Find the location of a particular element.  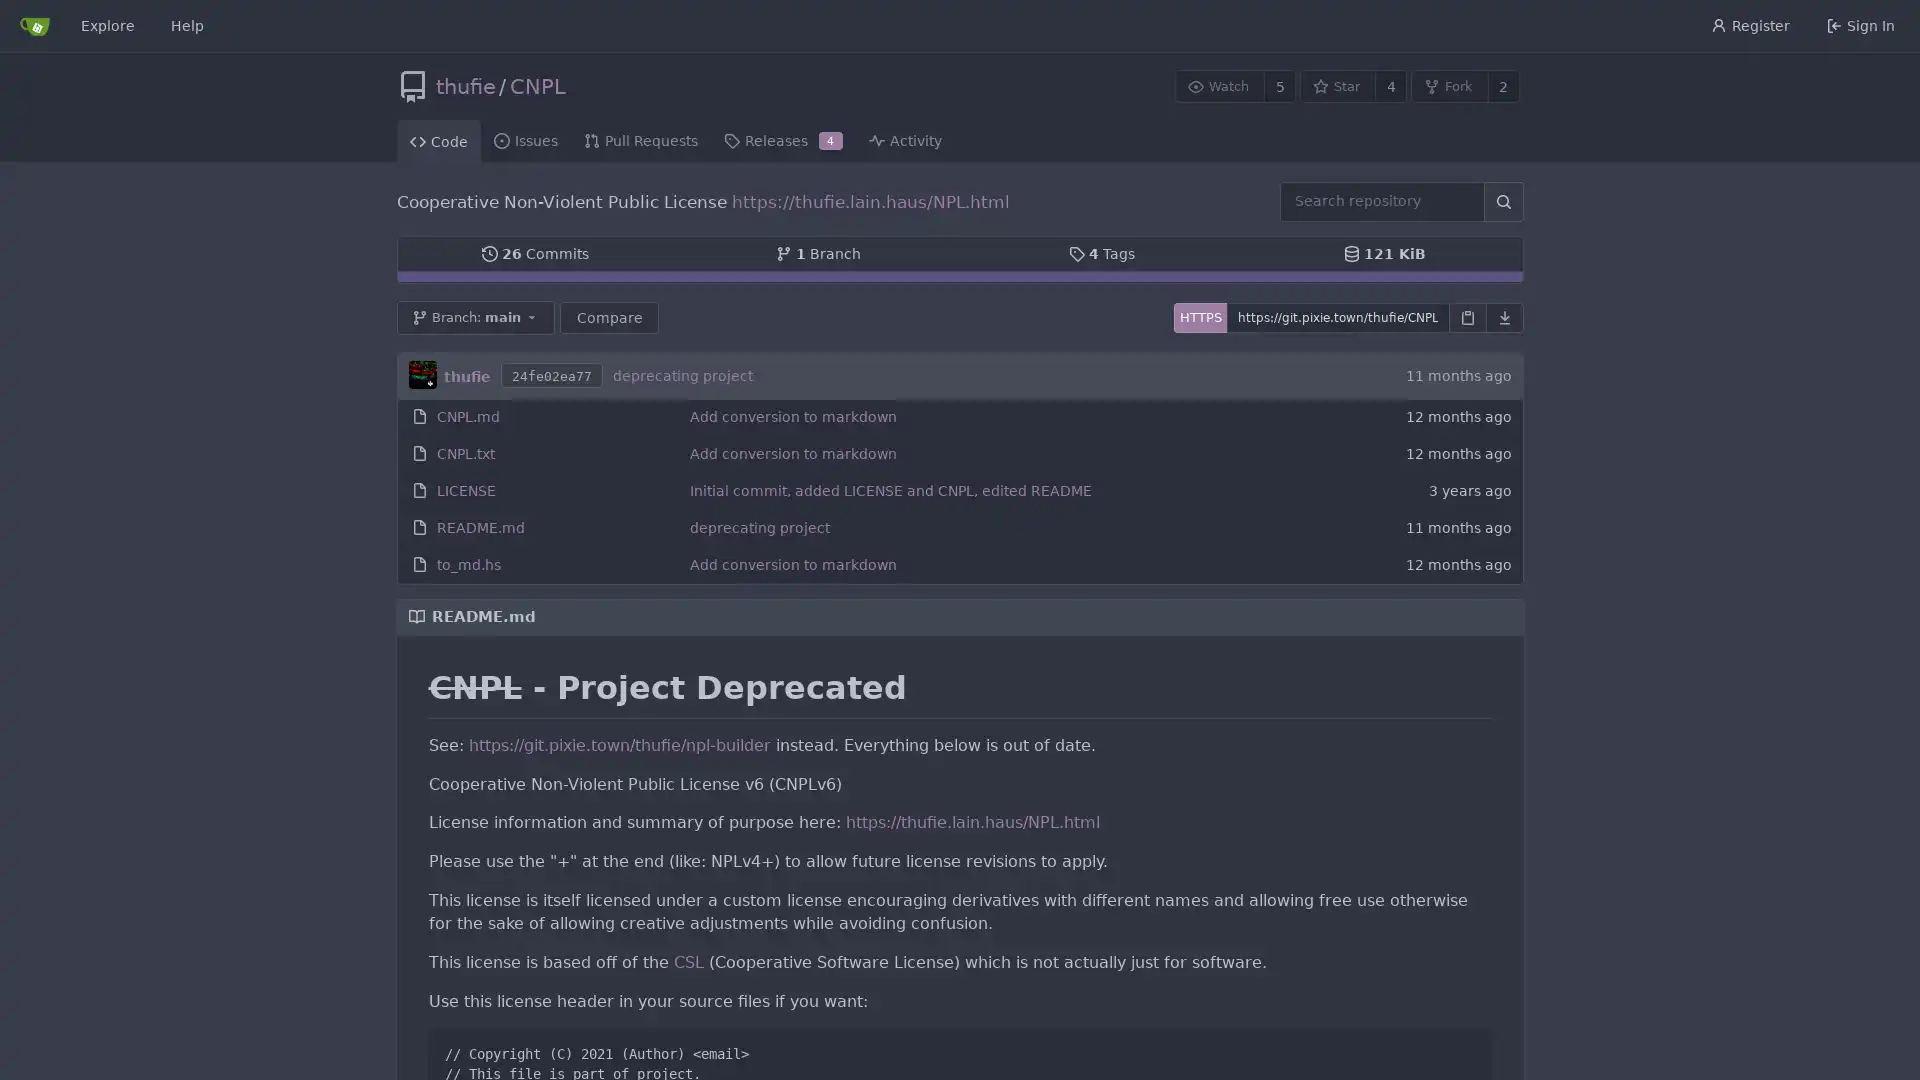

Star is located at coordinates (1337, 85).